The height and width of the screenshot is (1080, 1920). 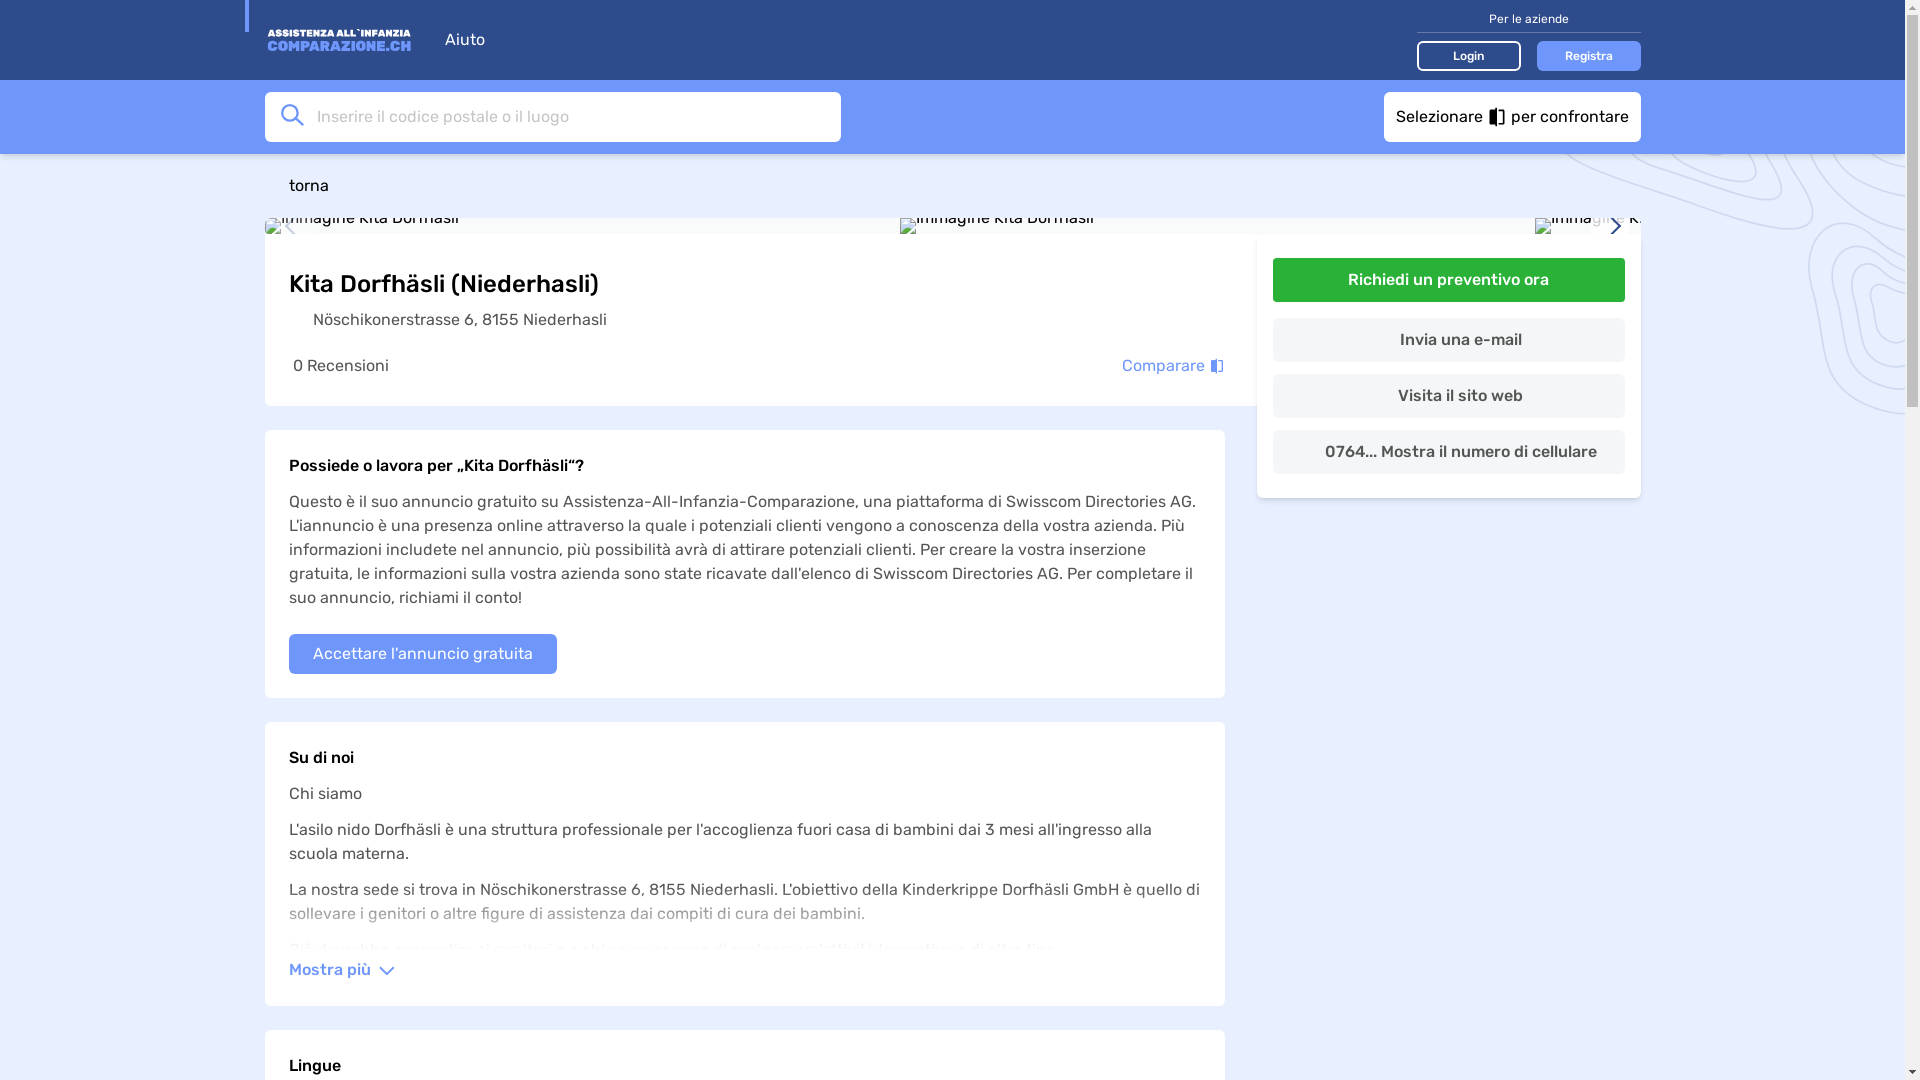 What do you see at coordinates (1535, 53) in the screenshot?
I see `'Registra'` at bounding box center [1535, 53].